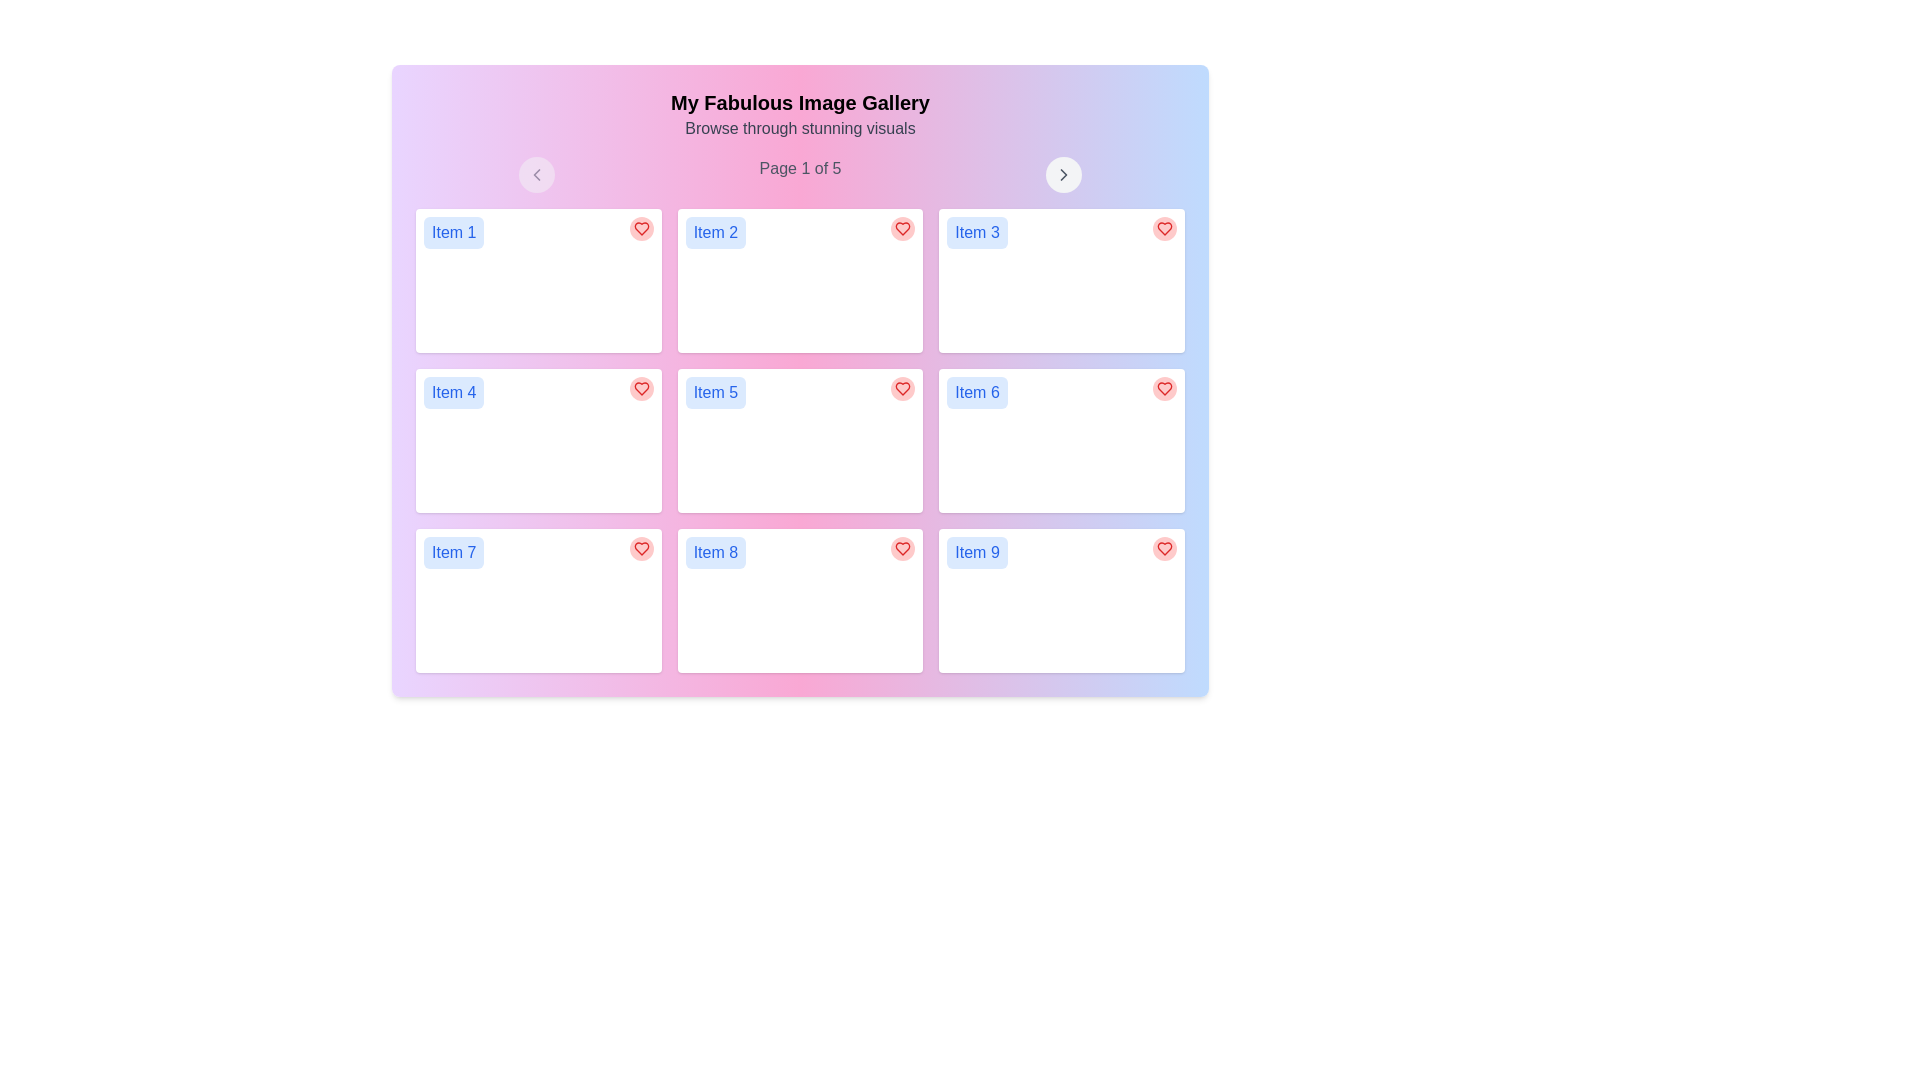 The height and width of the screenshot is (1080, 1920). I want to click on the text label that indicates the current page number and total number of pages in the paginator system, located centrally within the pink-to-purple gradient box beneath the title 'My Fabulous Image Gallery', so click(800, 173).